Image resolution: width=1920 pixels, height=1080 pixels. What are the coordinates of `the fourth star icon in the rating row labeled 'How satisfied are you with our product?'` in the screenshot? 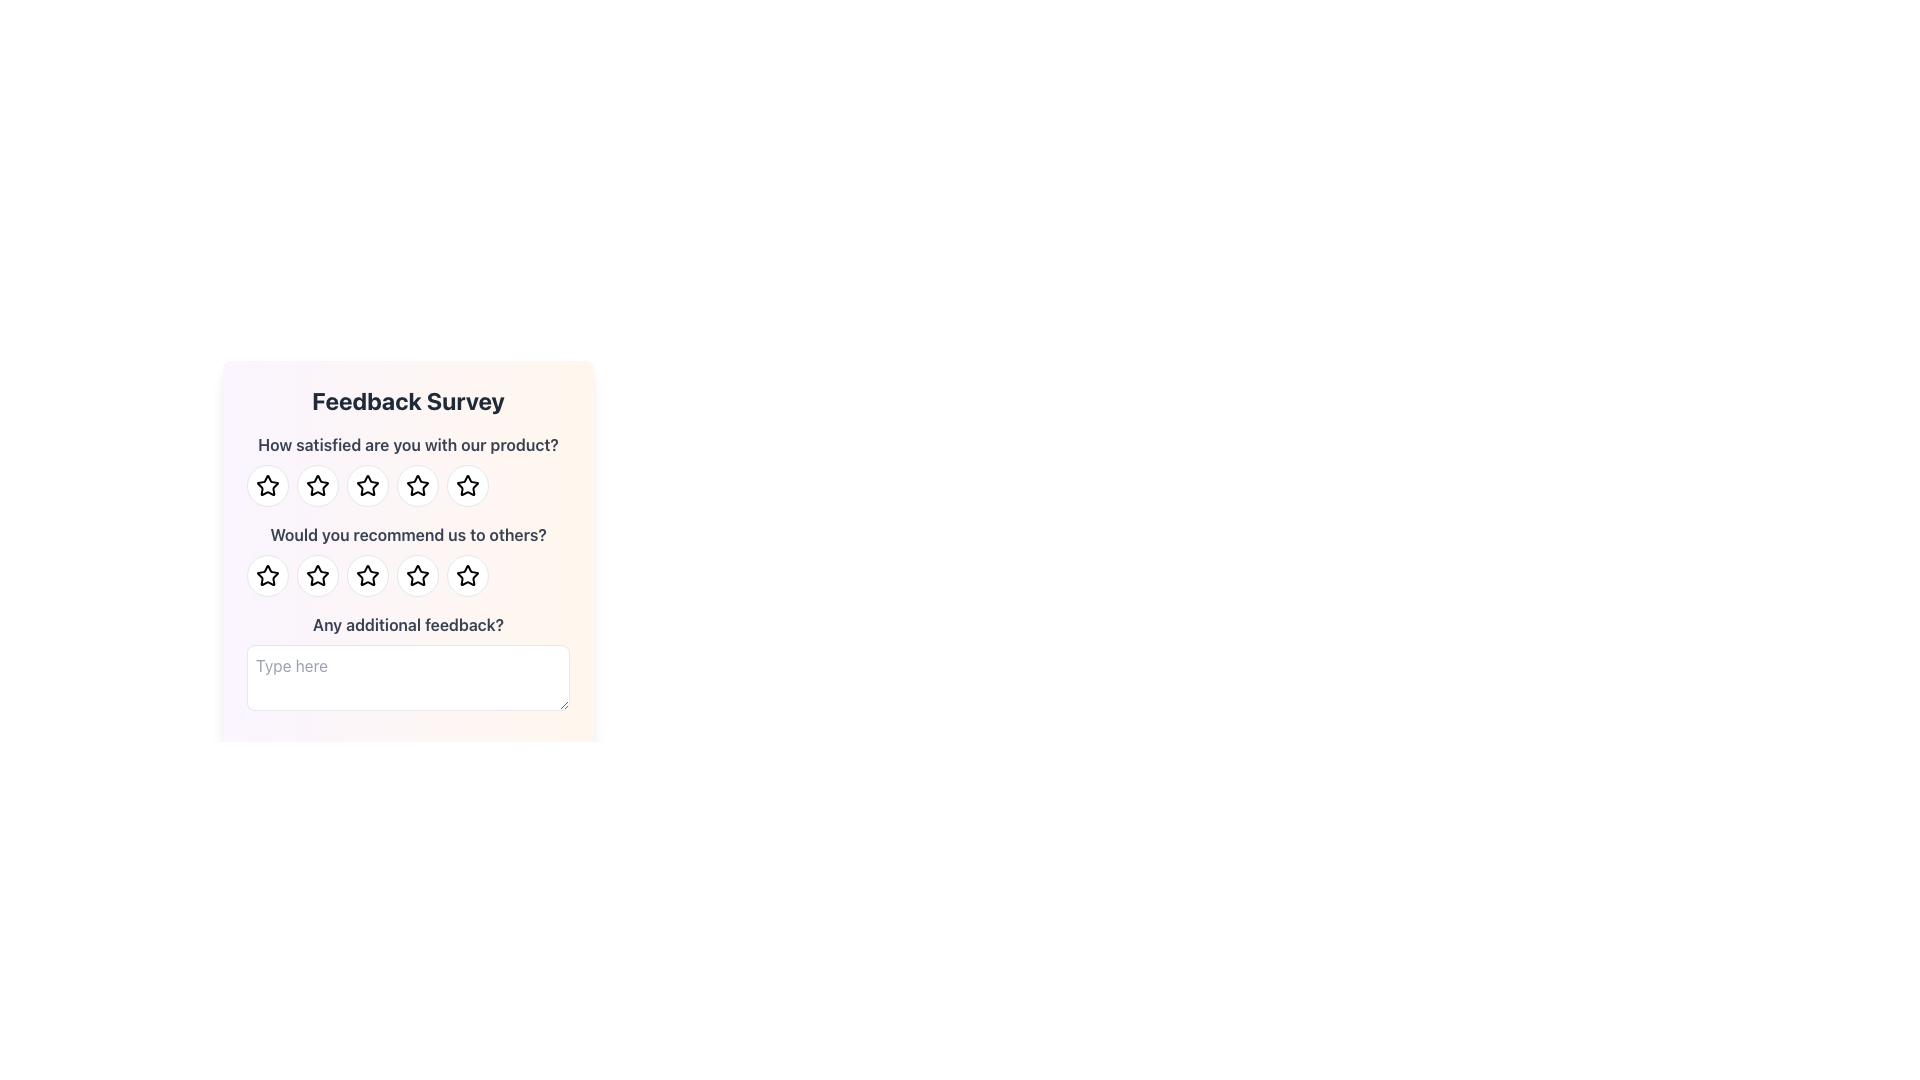 It's located at (466, 486).